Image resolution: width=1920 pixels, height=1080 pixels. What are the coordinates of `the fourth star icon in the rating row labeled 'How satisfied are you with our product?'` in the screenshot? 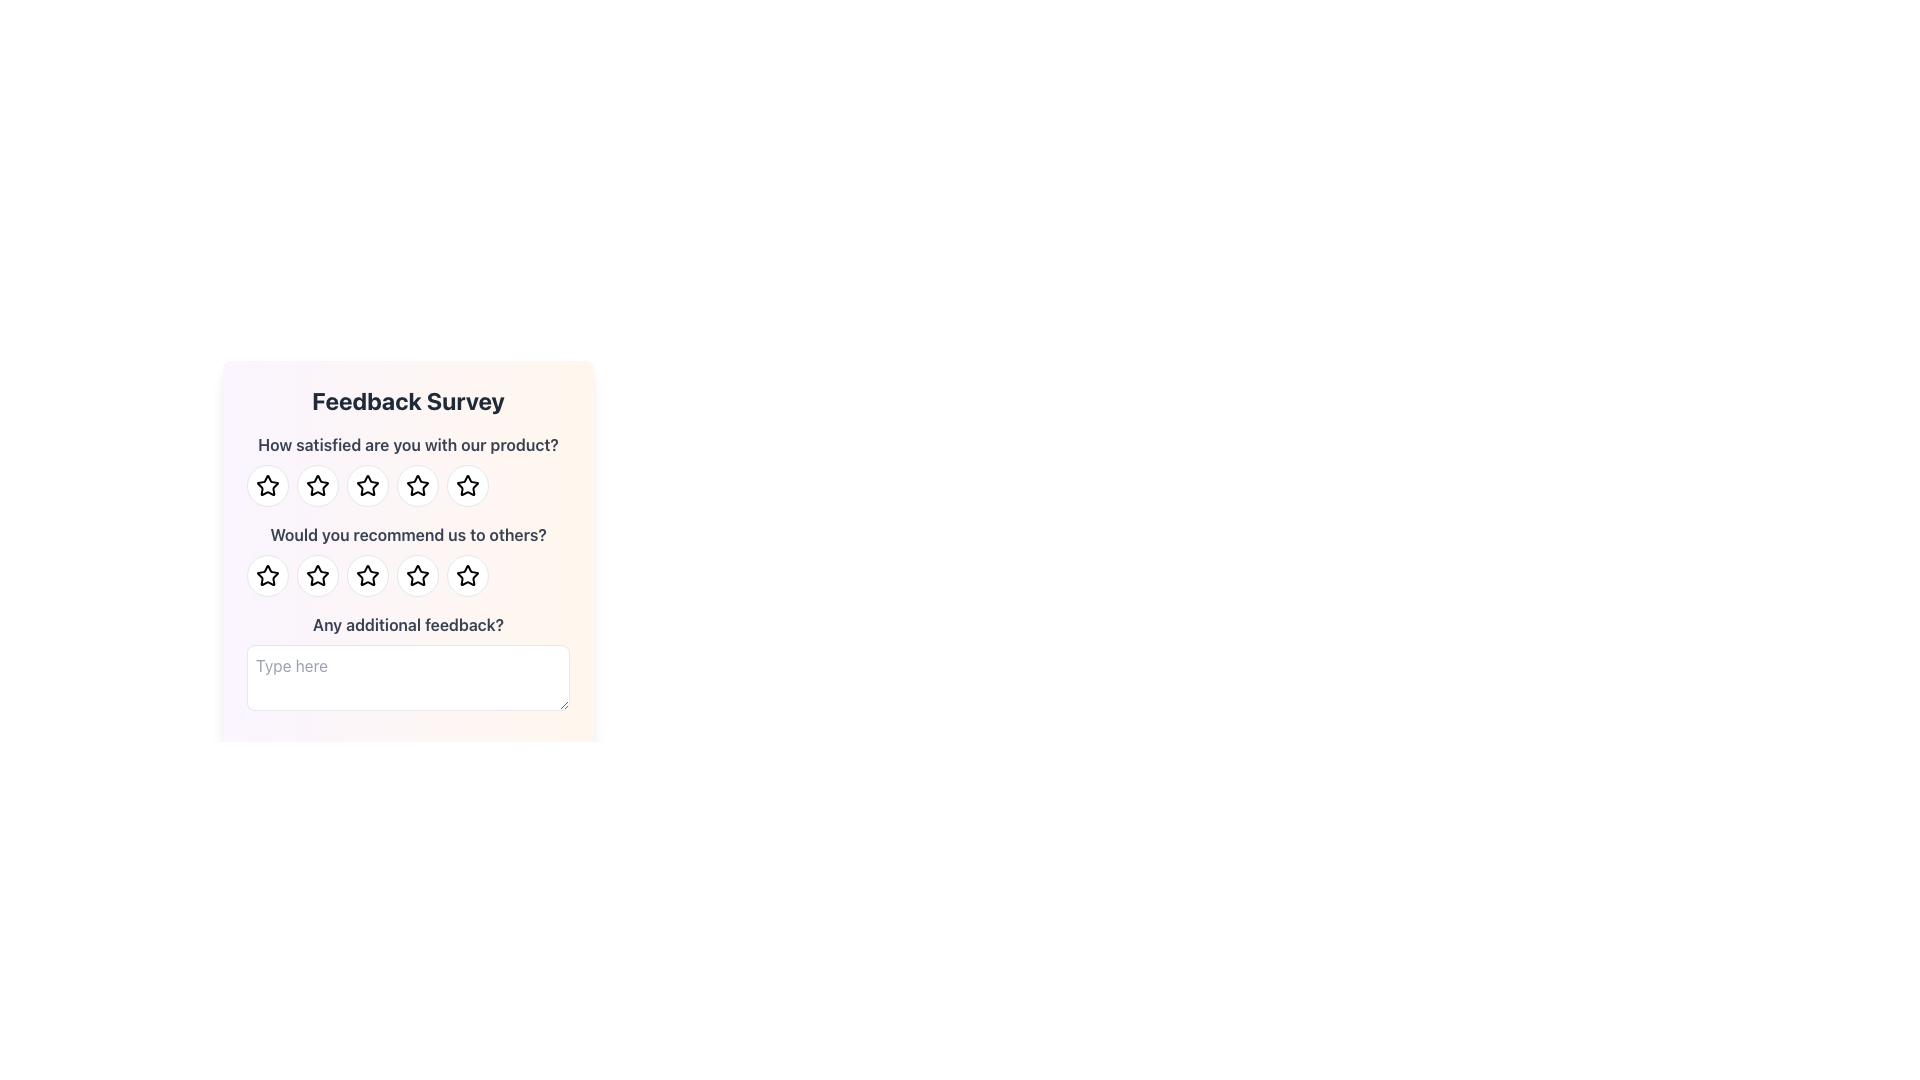 It's located at (466, 486).